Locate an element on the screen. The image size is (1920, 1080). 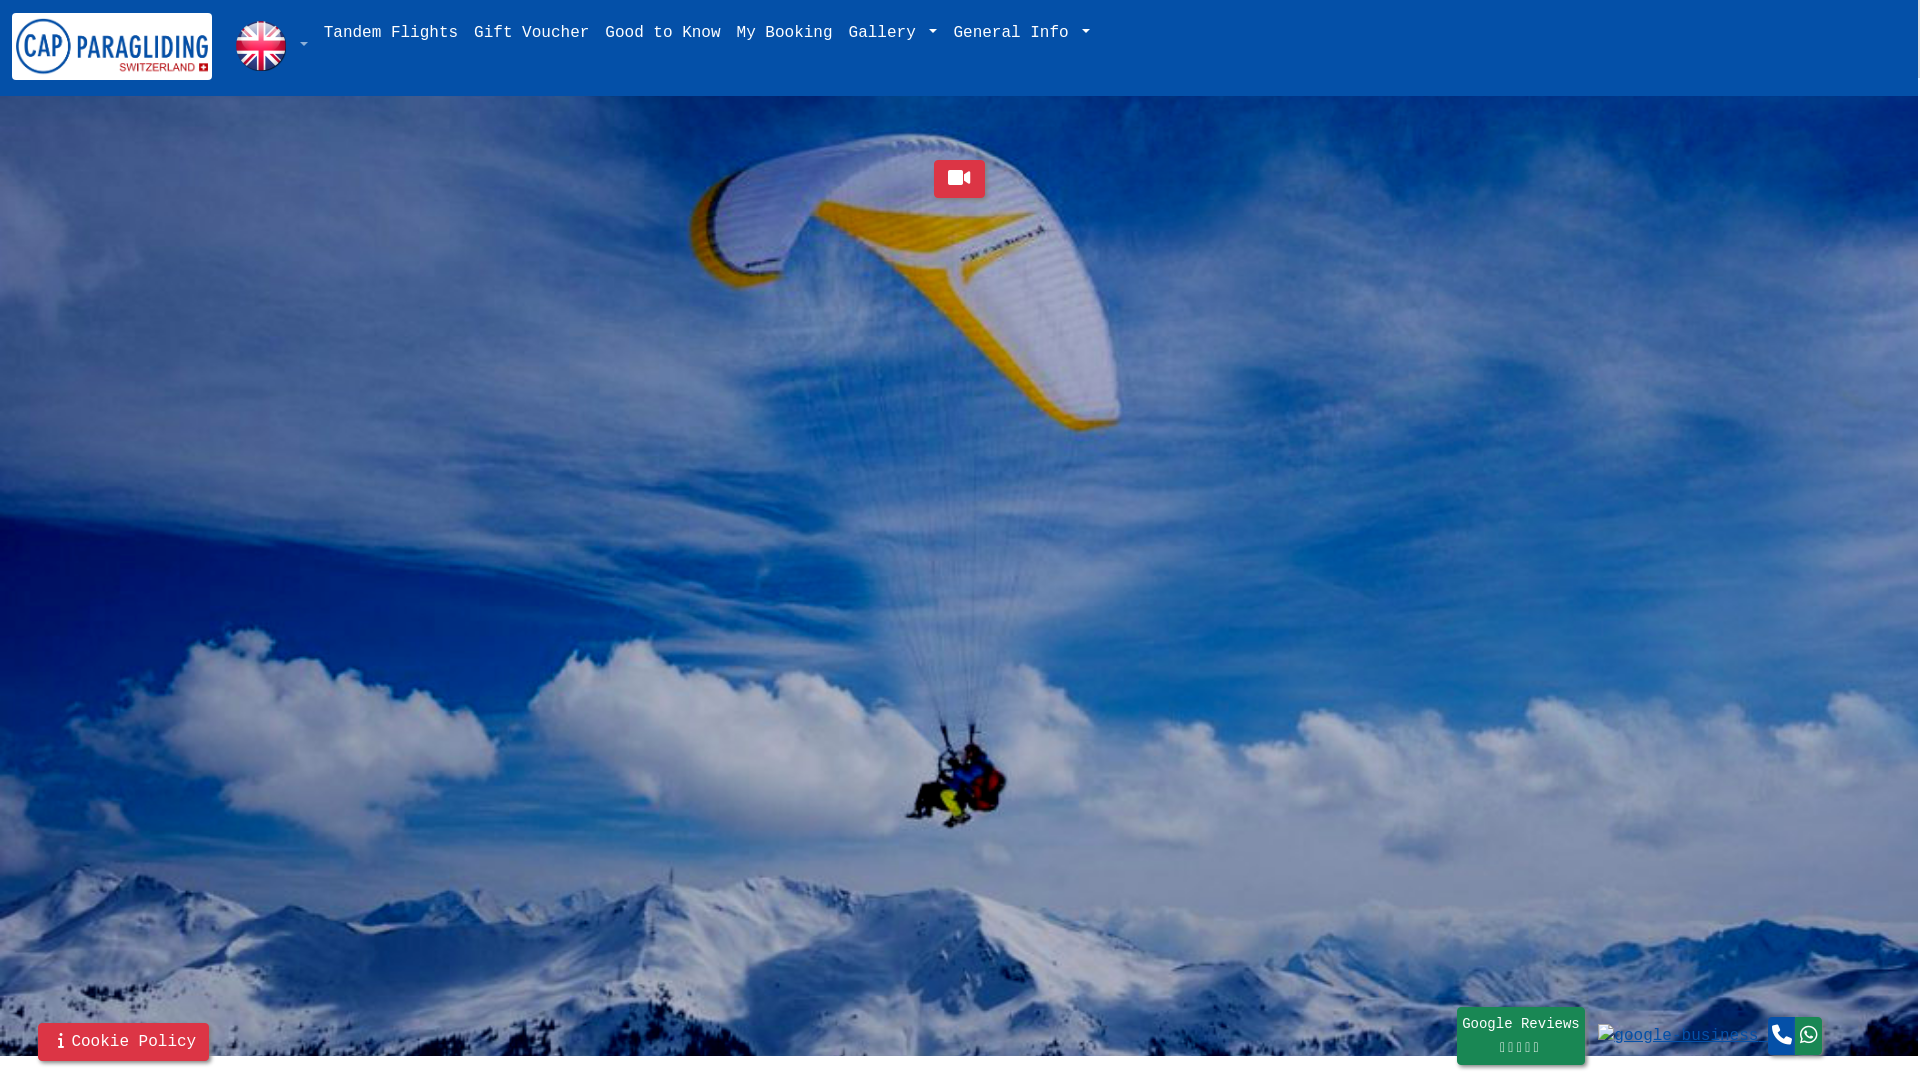
'Gift Voucher' is located at coordinates (531, 33).